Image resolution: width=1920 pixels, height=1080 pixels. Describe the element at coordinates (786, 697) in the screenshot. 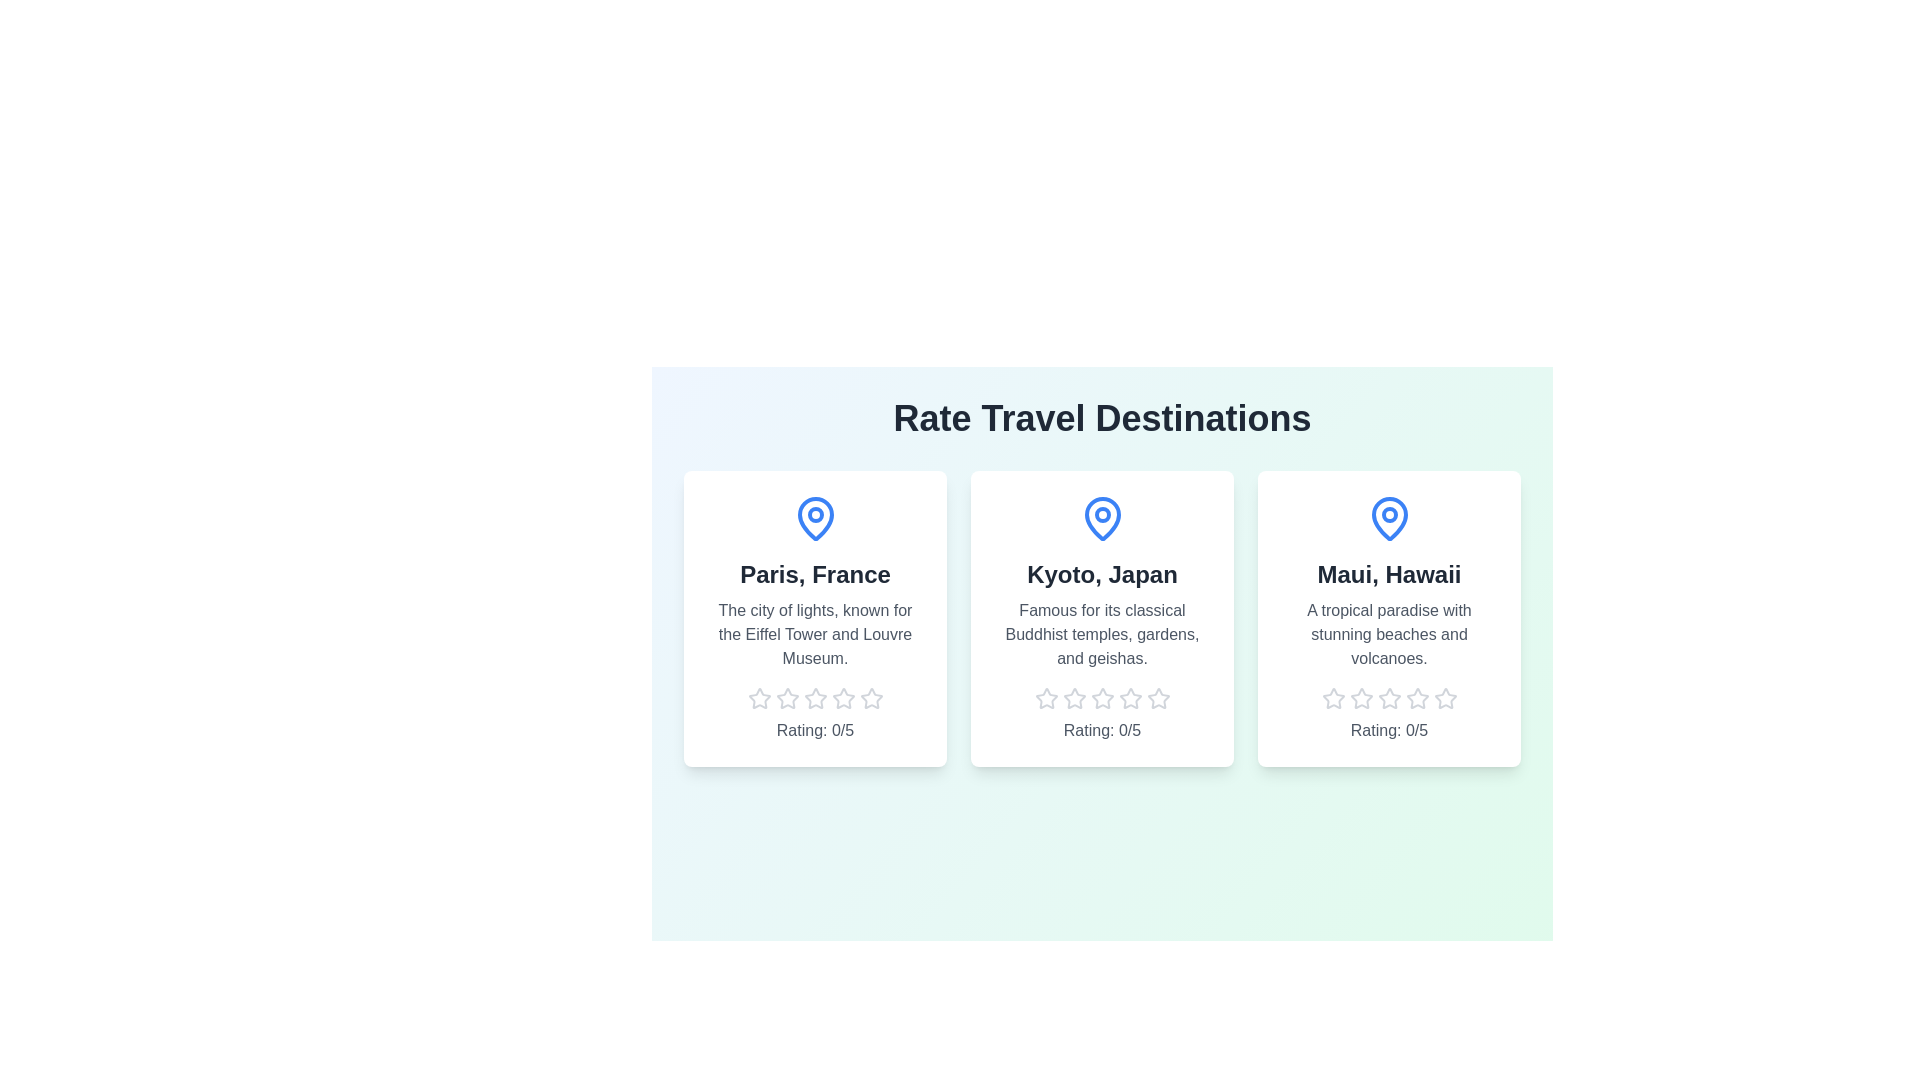

I see `the star corresponding to 2 to observe the hover effect` at that location.